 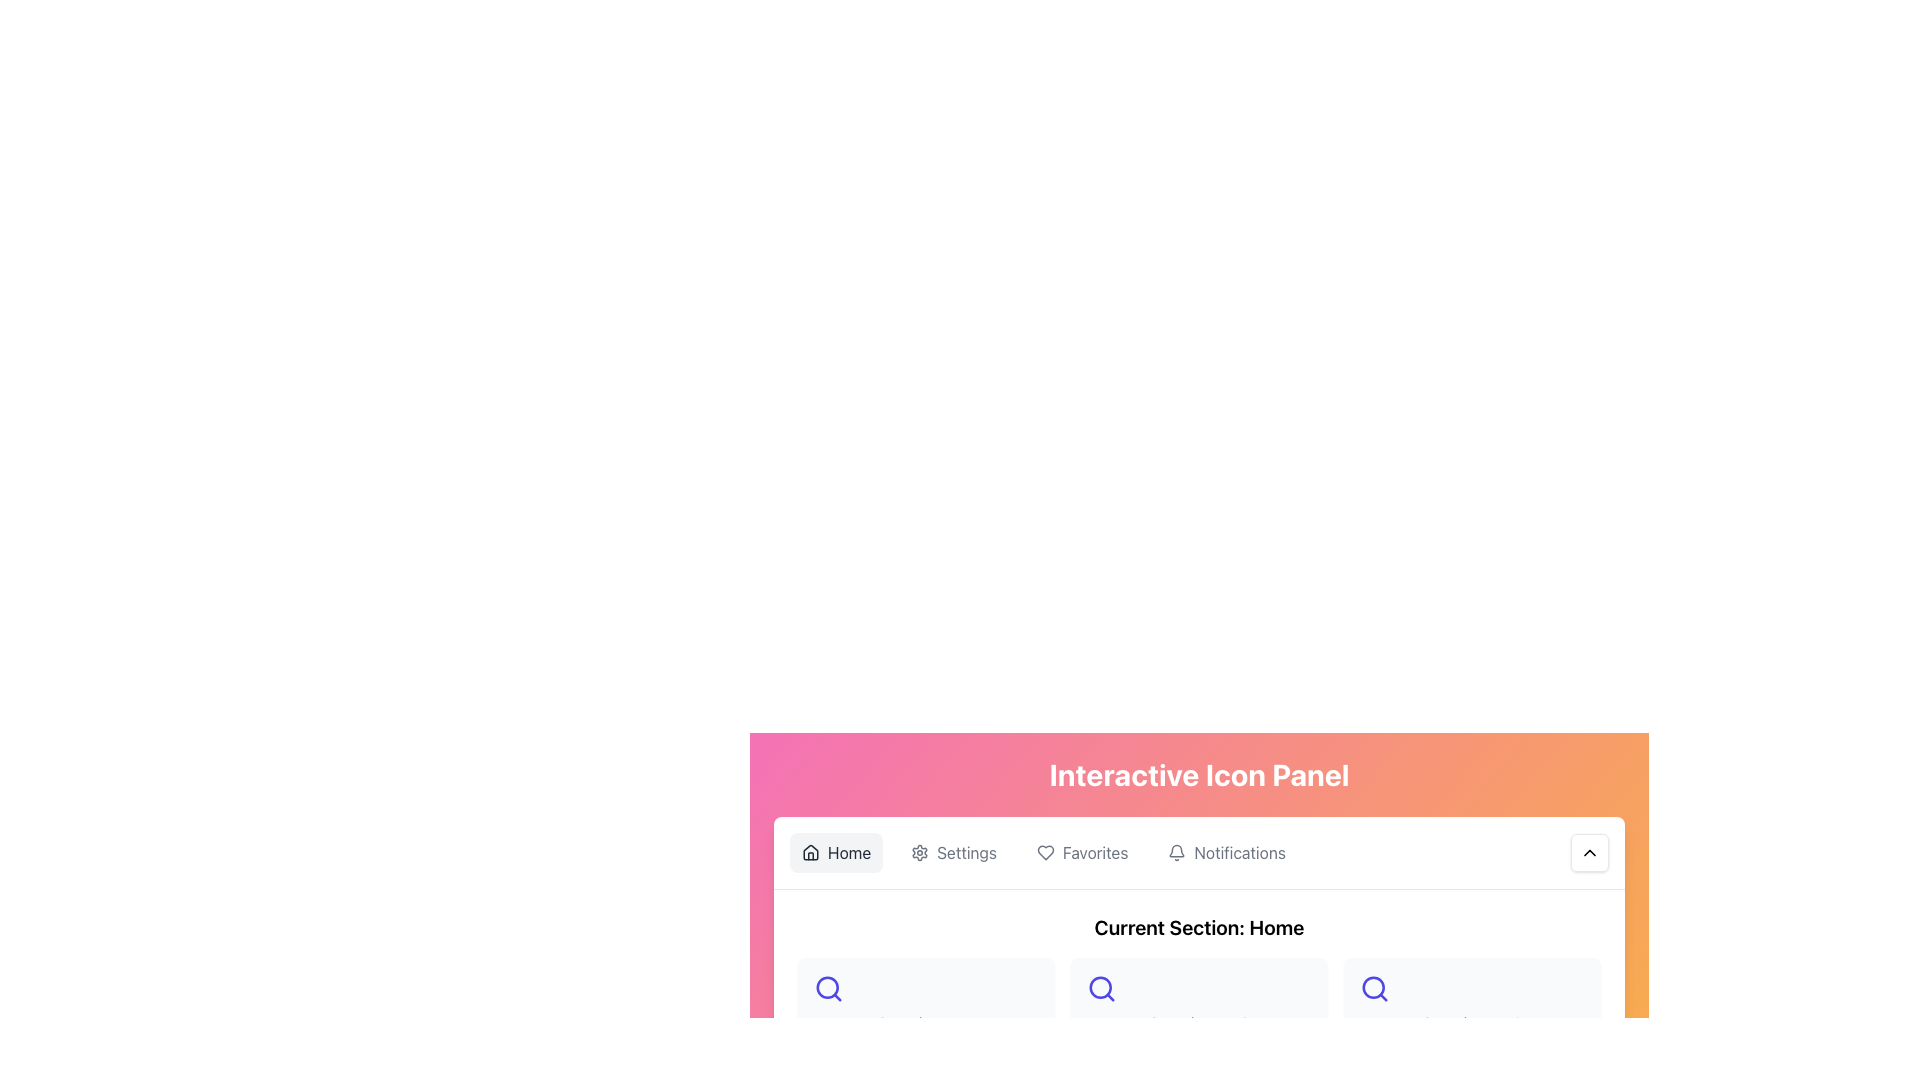 What do you see at coordinates (1226, 852) in the screenshot?
I see `the 'Notifications' button located at the far right of the navigation bar, which features a bell icon and the label 'Notifications' in a small, gray font, to change its background` at bounding box center [1226, 852].